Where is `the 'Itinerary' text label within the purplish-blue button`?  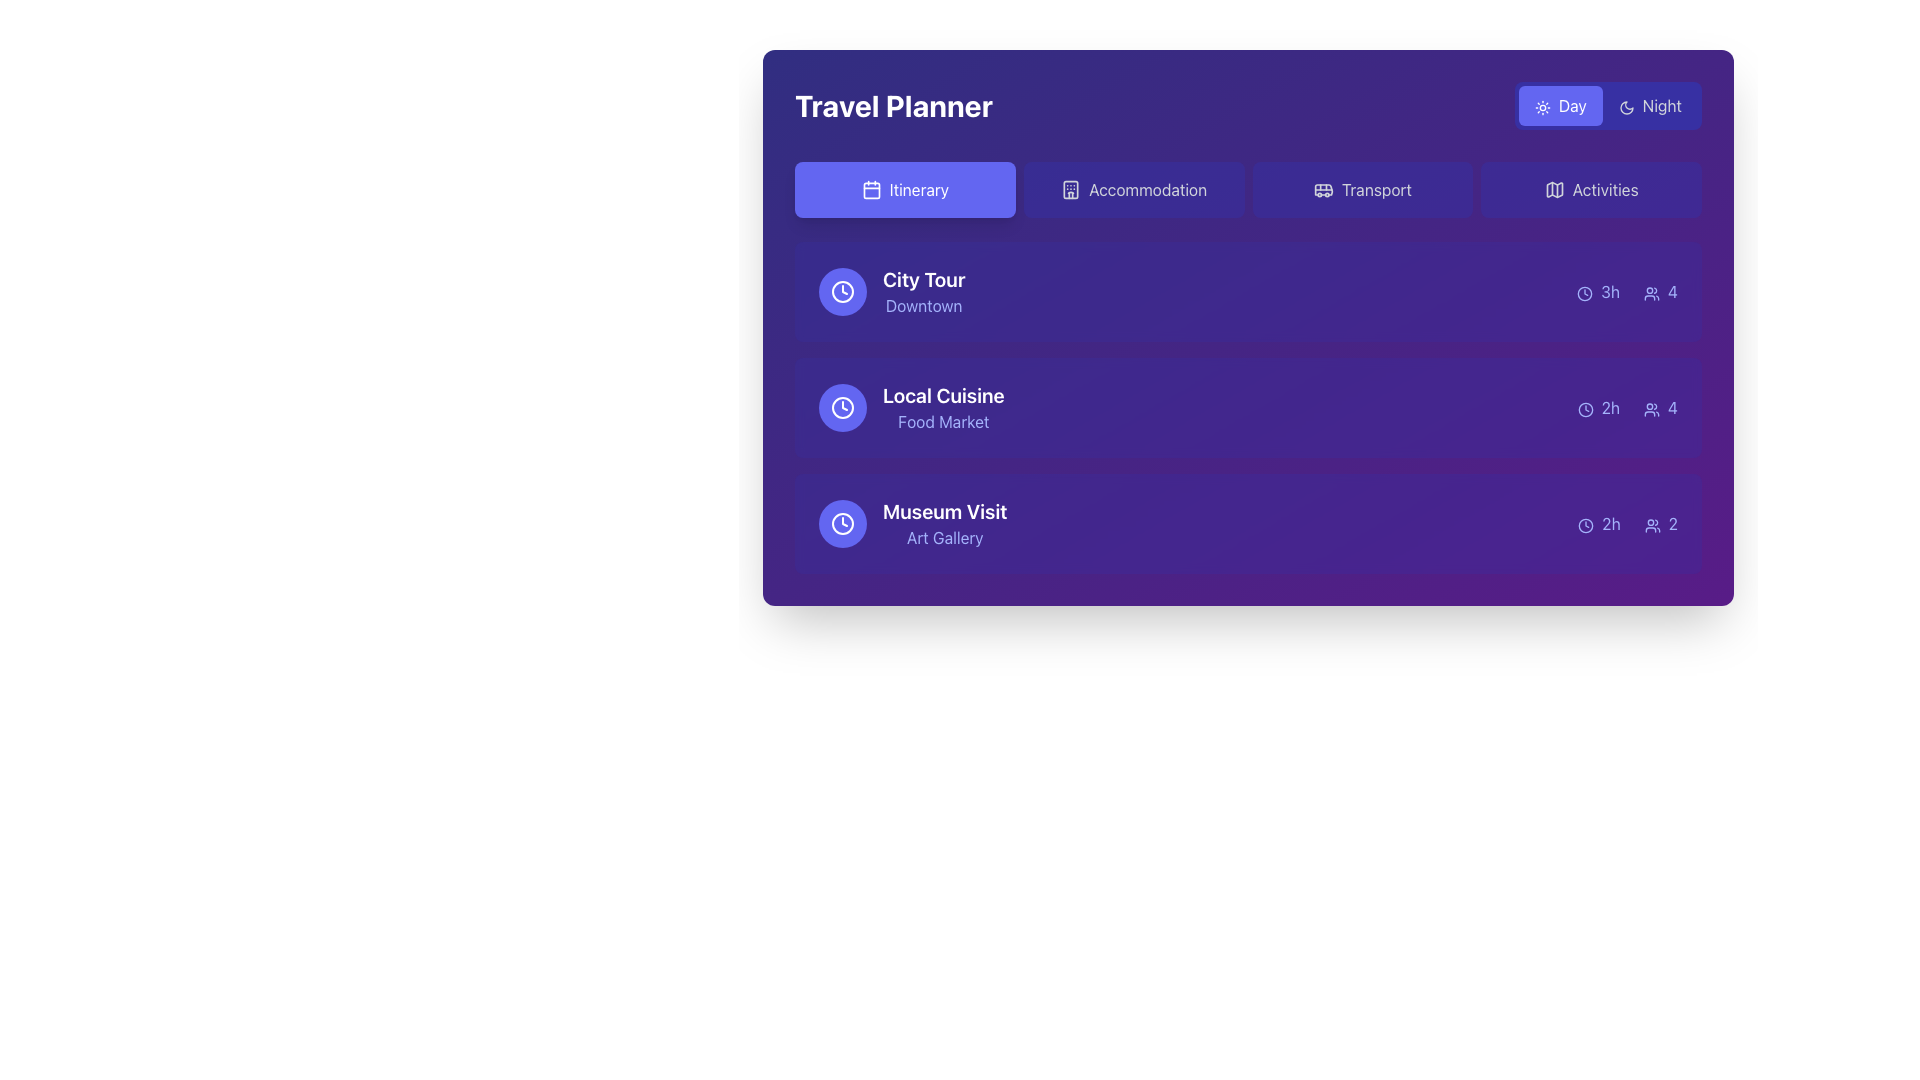
the 'Itinerary' text label within the purplish-blue button is located at coordinates (918, 189).